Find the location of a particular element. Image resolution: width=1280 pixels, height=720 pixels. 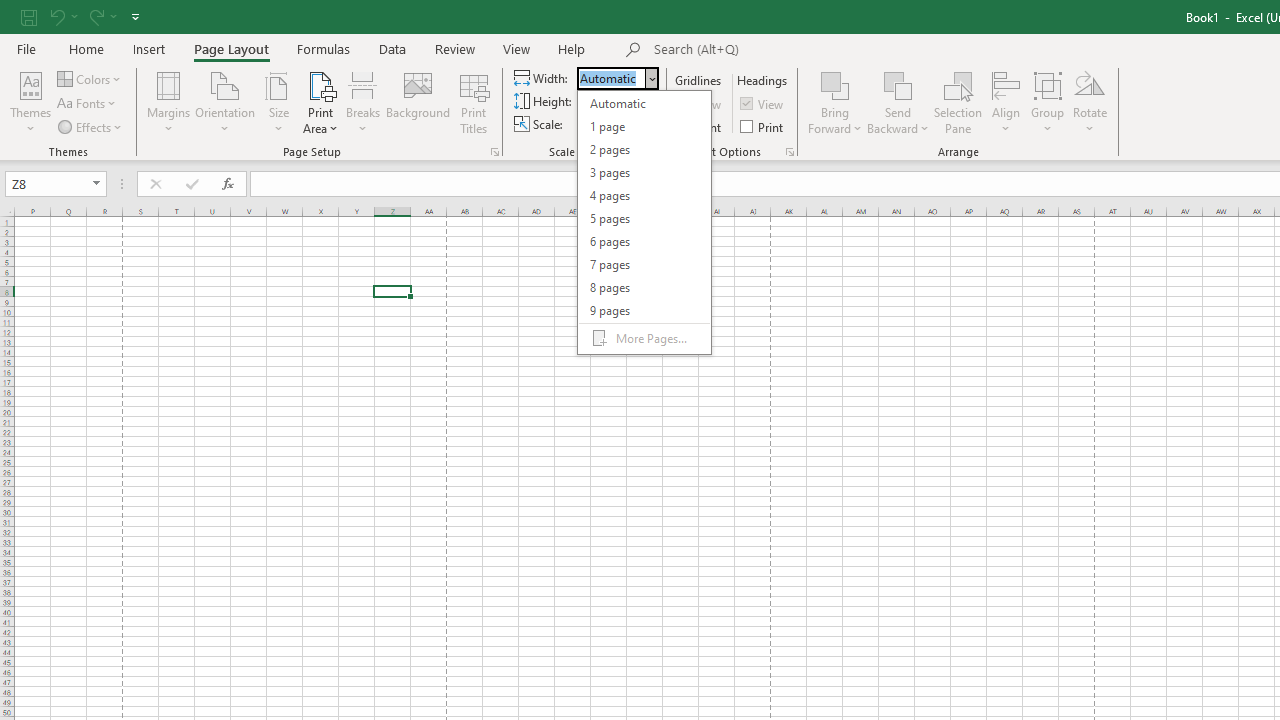

'Page Layout' is located at coordinates (231, 48).